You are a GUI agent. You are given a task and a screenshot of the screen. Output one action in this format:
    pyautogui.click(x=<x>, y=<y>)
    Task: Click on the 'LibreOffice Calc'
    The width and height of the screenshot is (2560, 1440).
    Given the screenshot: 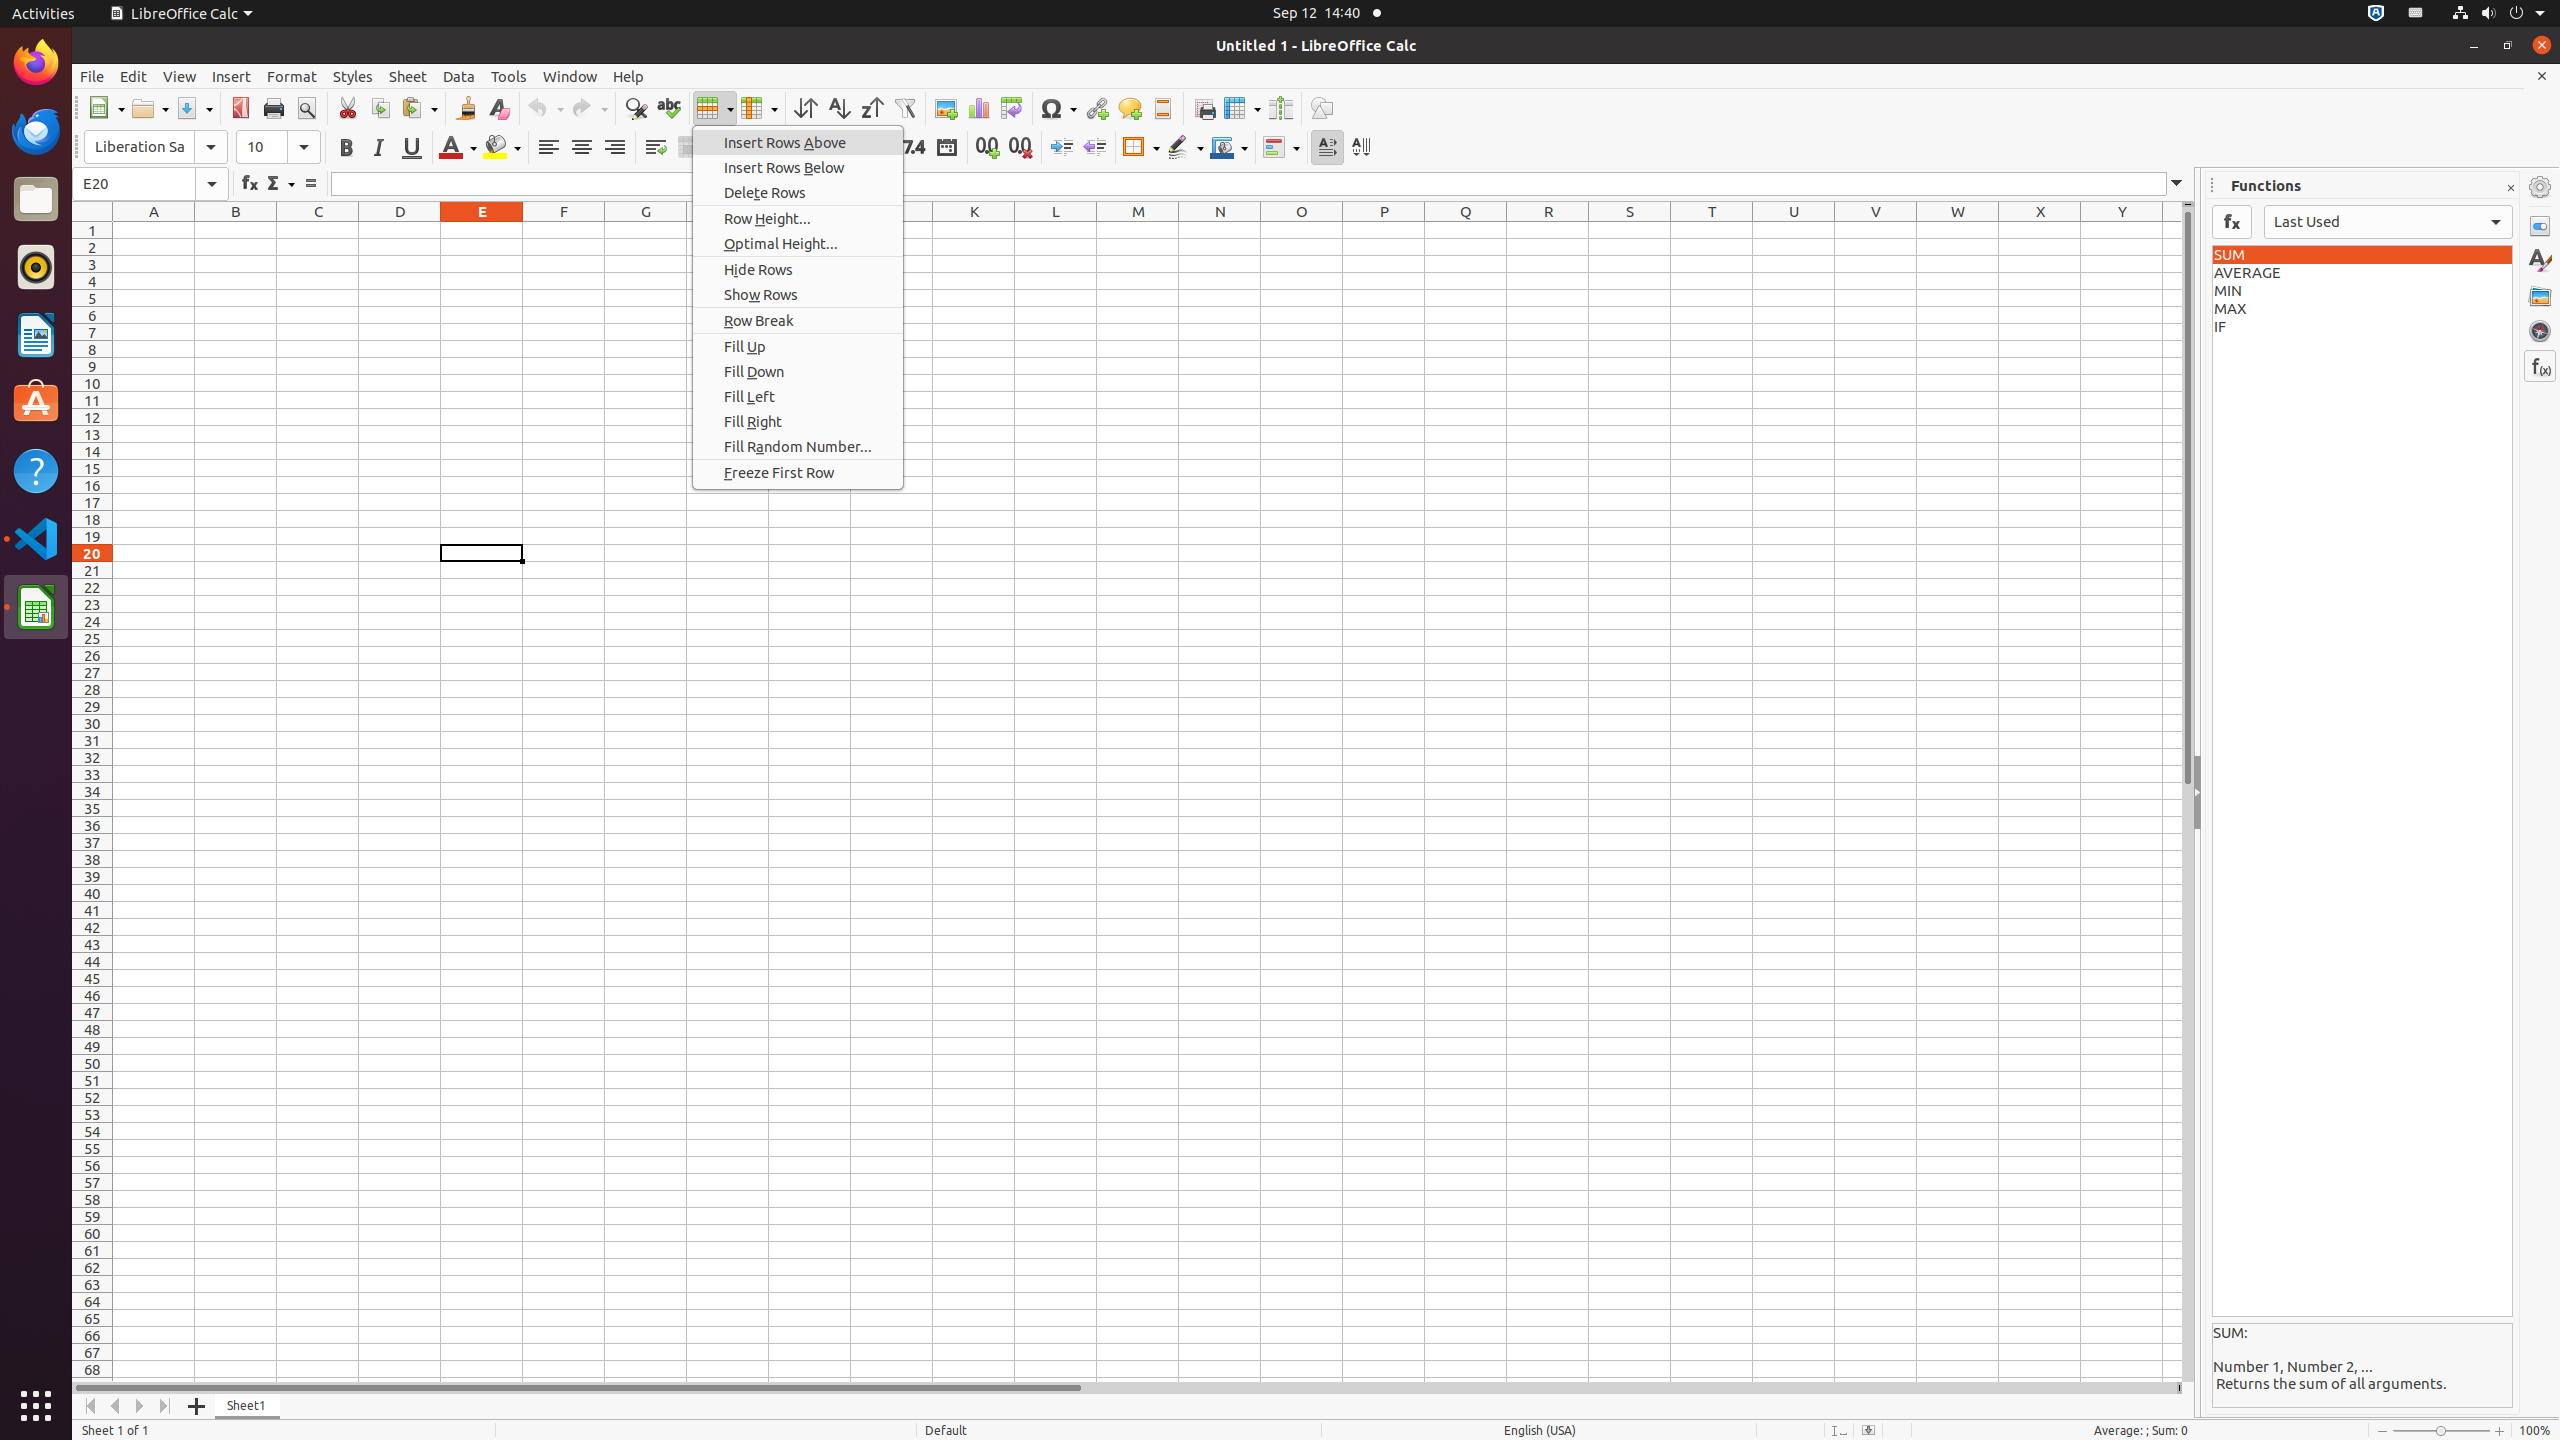 What is the action you would take?
    pyautogui.click(x=179, y=12)
    